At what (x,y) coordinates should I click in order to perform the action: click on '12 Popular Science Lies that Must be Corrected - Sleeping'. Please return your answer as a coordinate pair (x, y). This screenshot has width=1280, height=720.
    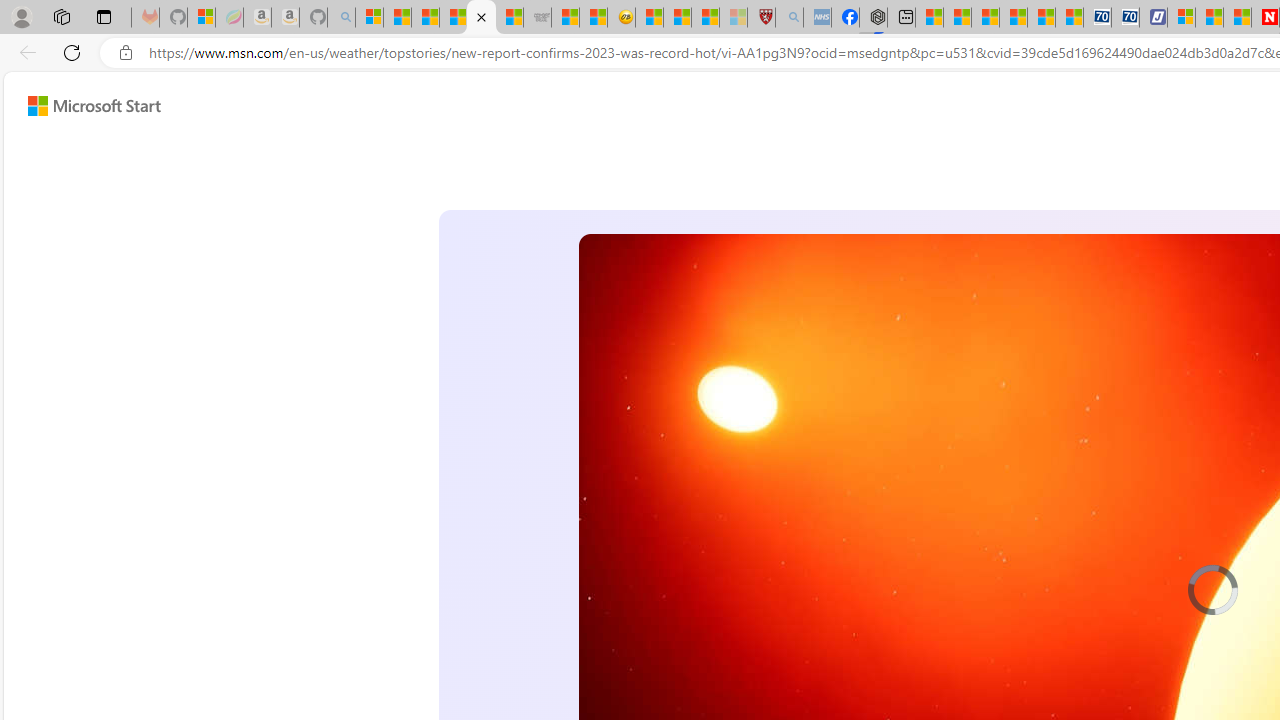
    Looking at the image, I should click on (732, 17).